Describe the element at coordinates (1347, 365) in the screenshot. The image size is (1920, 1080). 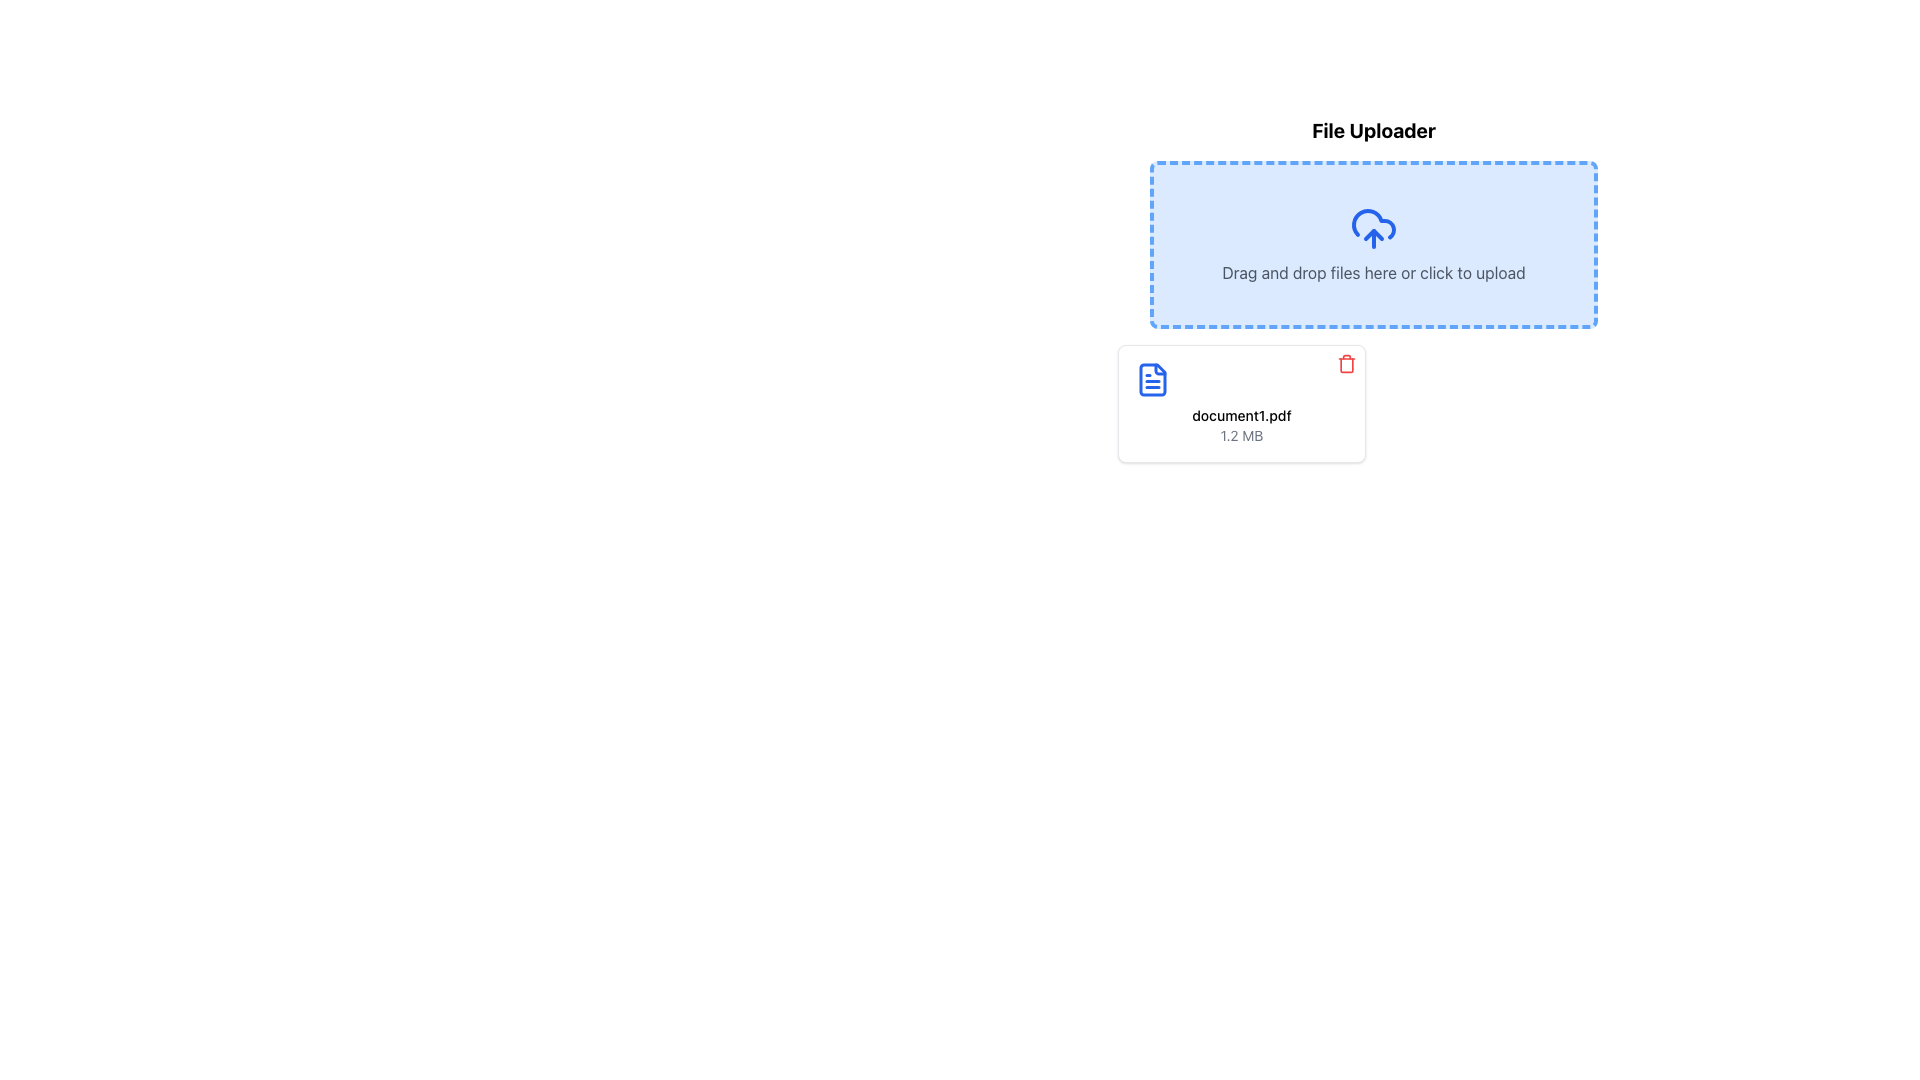
I see `the icon represented by a rectangular structure with rounded edges, located next to the 'document1.pdf' file listing entry` at that location.